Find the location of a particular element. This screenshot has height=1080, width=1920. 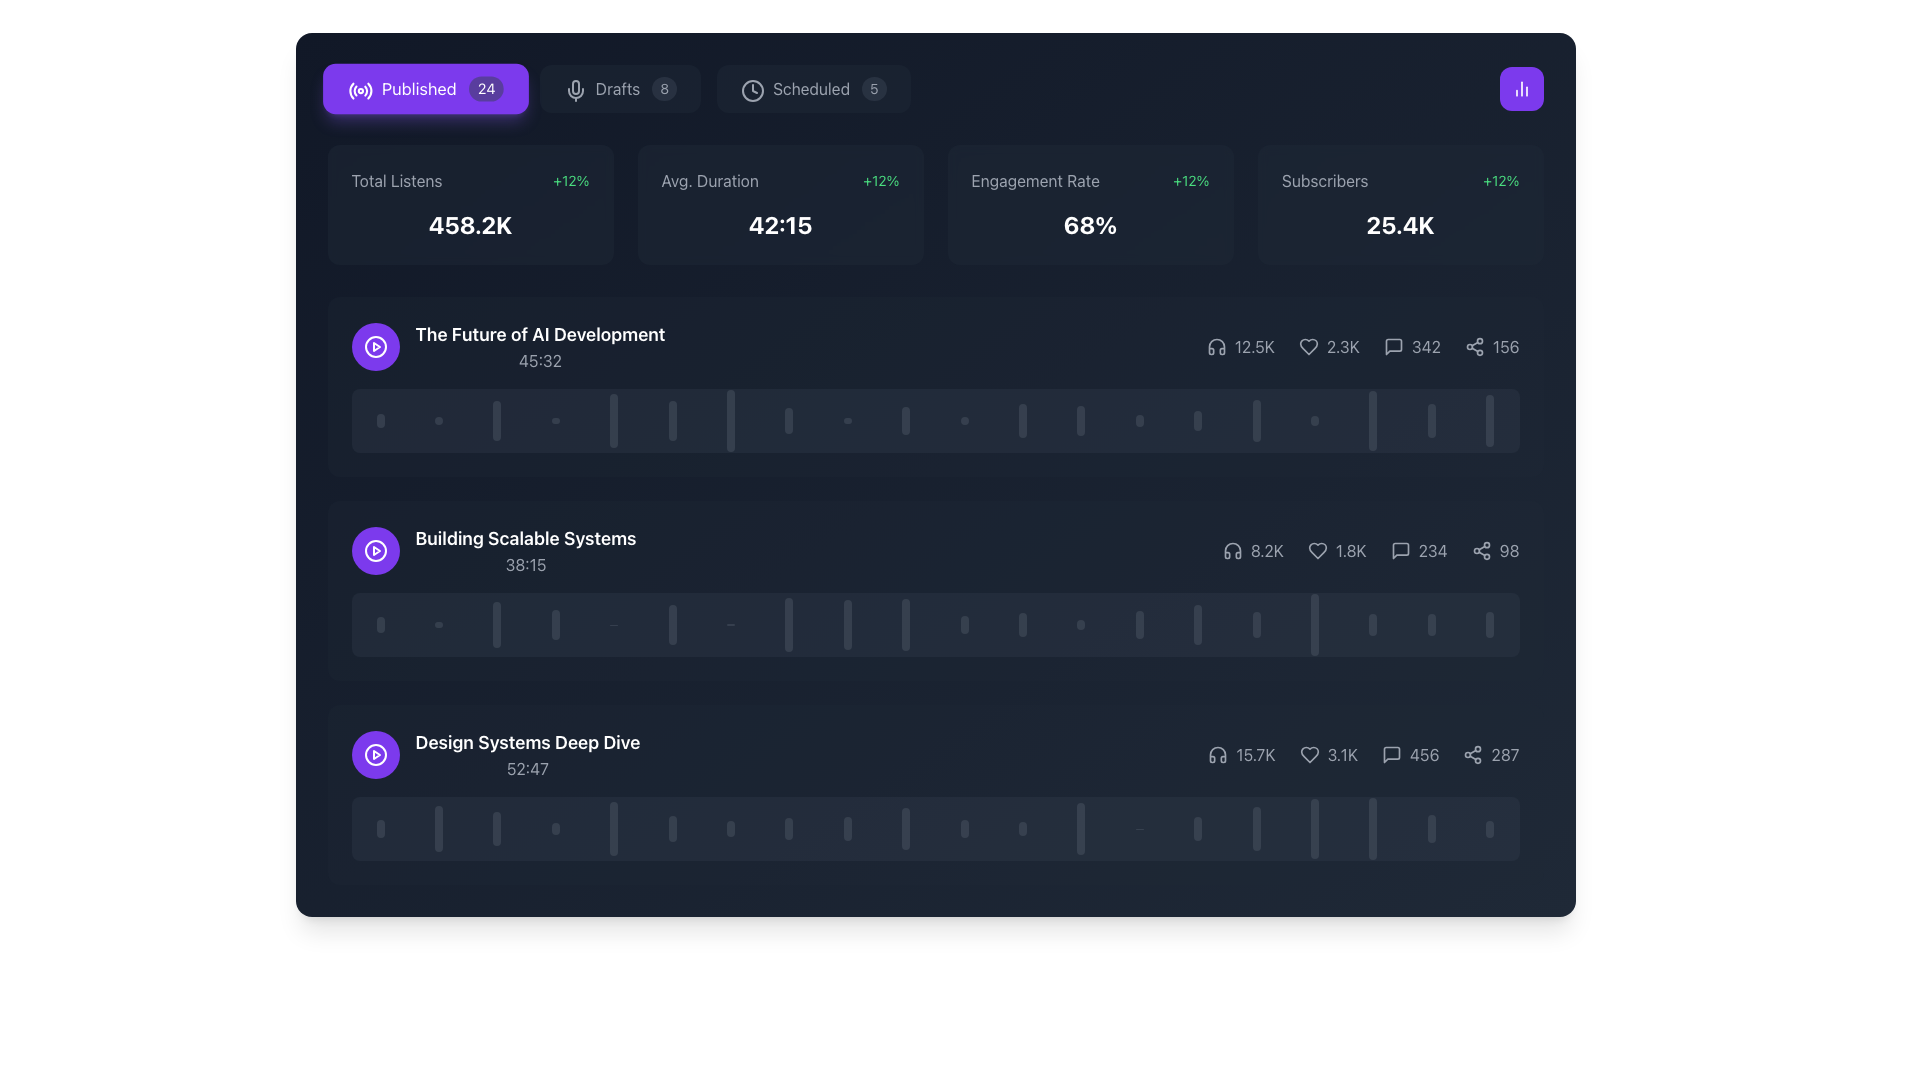

the circular button with a violet background and white play icon located at the top left of the row labeled 'The Future of AI Development - 45:32' is located at coordinates (375, 346).